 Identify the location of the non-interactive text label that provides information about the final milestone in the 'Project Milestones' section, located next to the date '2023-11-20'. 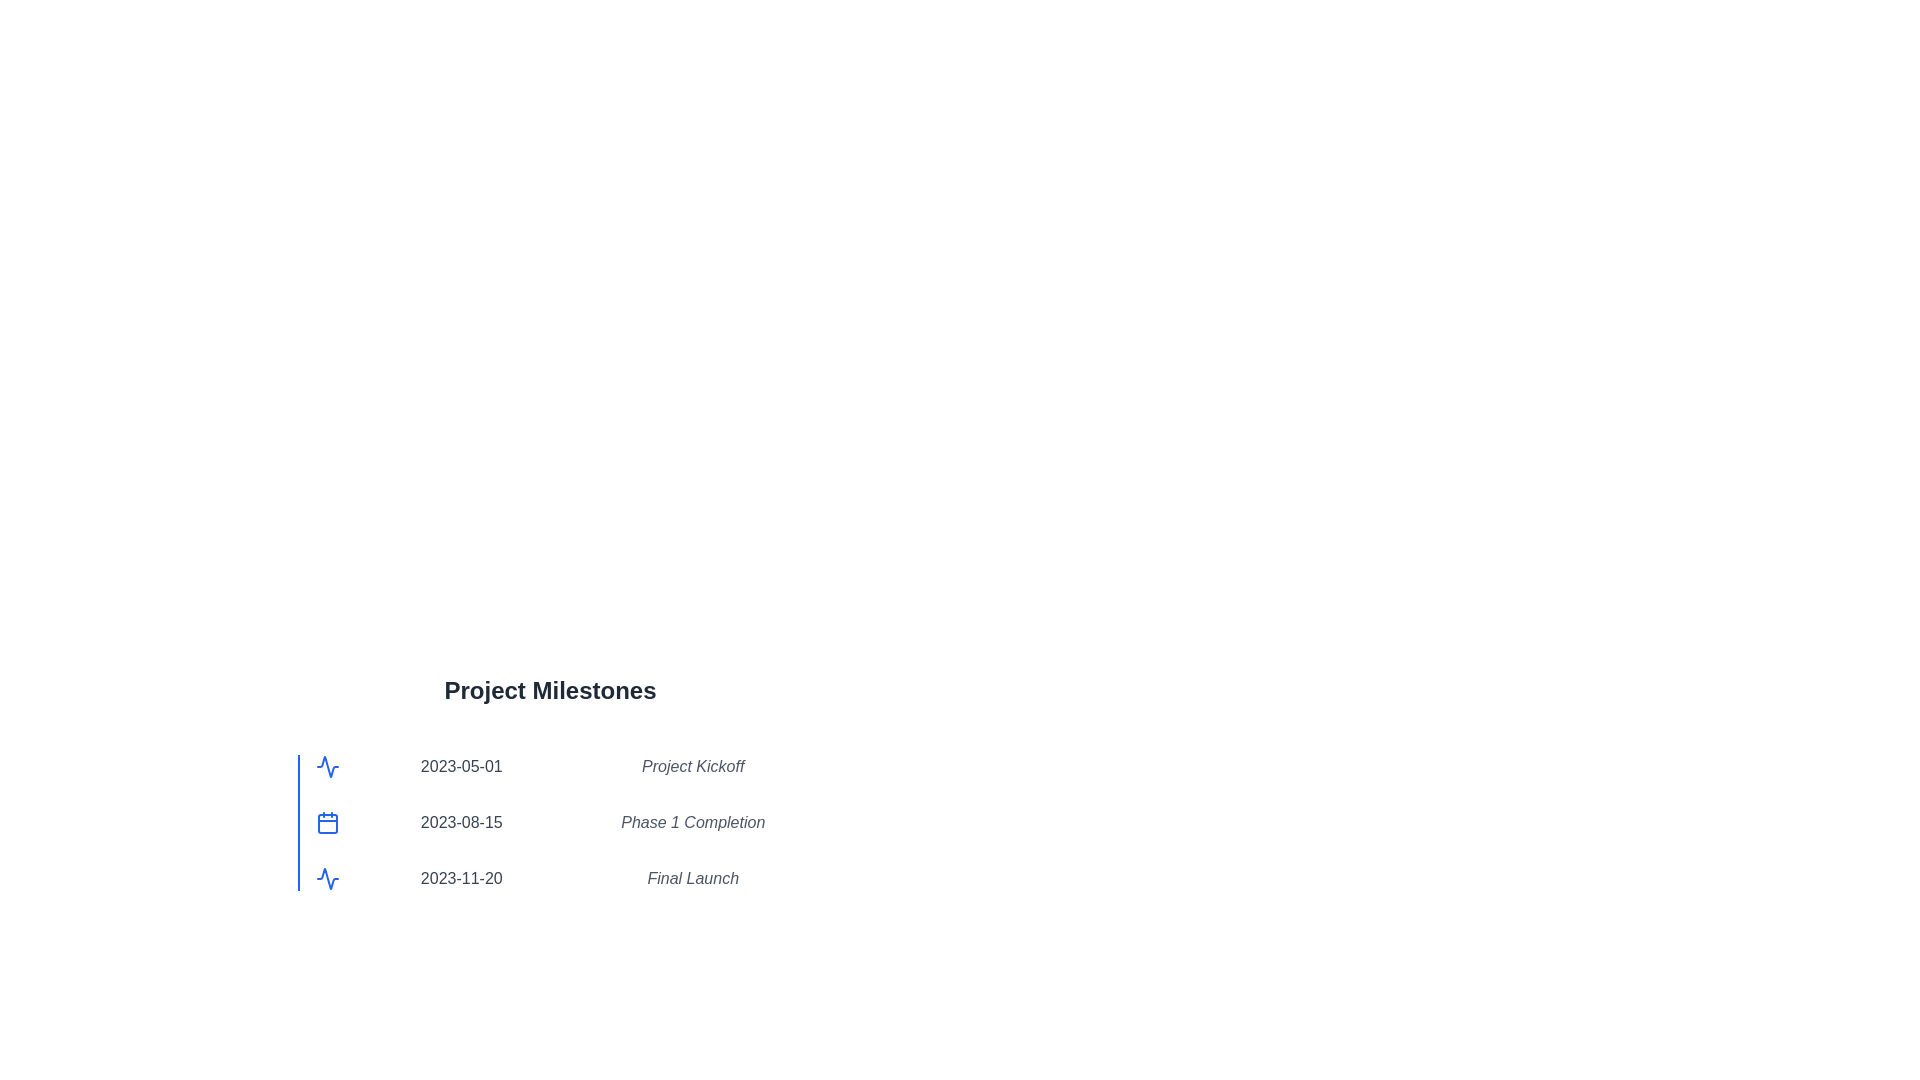
(693, 878).